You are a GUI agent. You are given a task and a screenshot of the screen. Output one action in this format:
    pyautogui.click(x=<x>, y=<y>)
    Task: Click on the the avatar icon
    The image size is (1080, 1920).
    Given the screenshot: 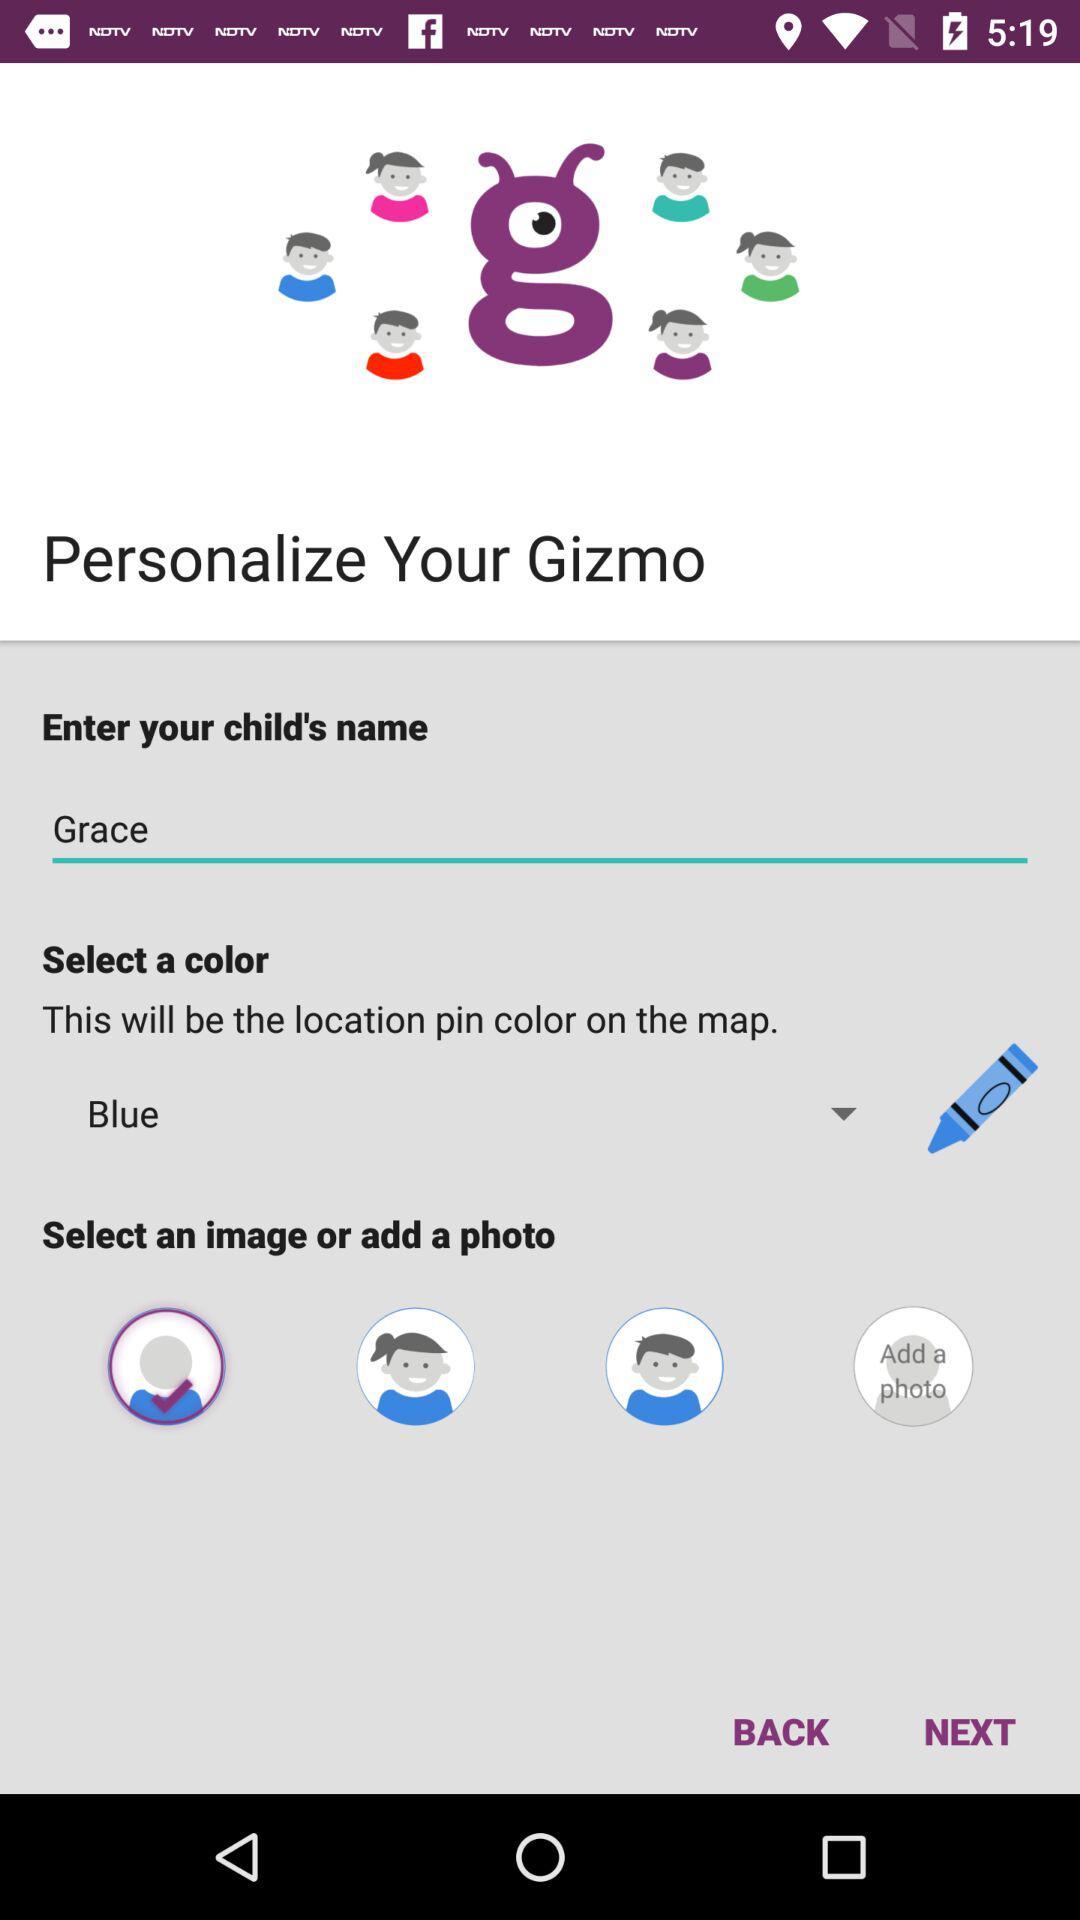 What is the action you would take?
    pyautogui.click(x=664, y=1365)
    